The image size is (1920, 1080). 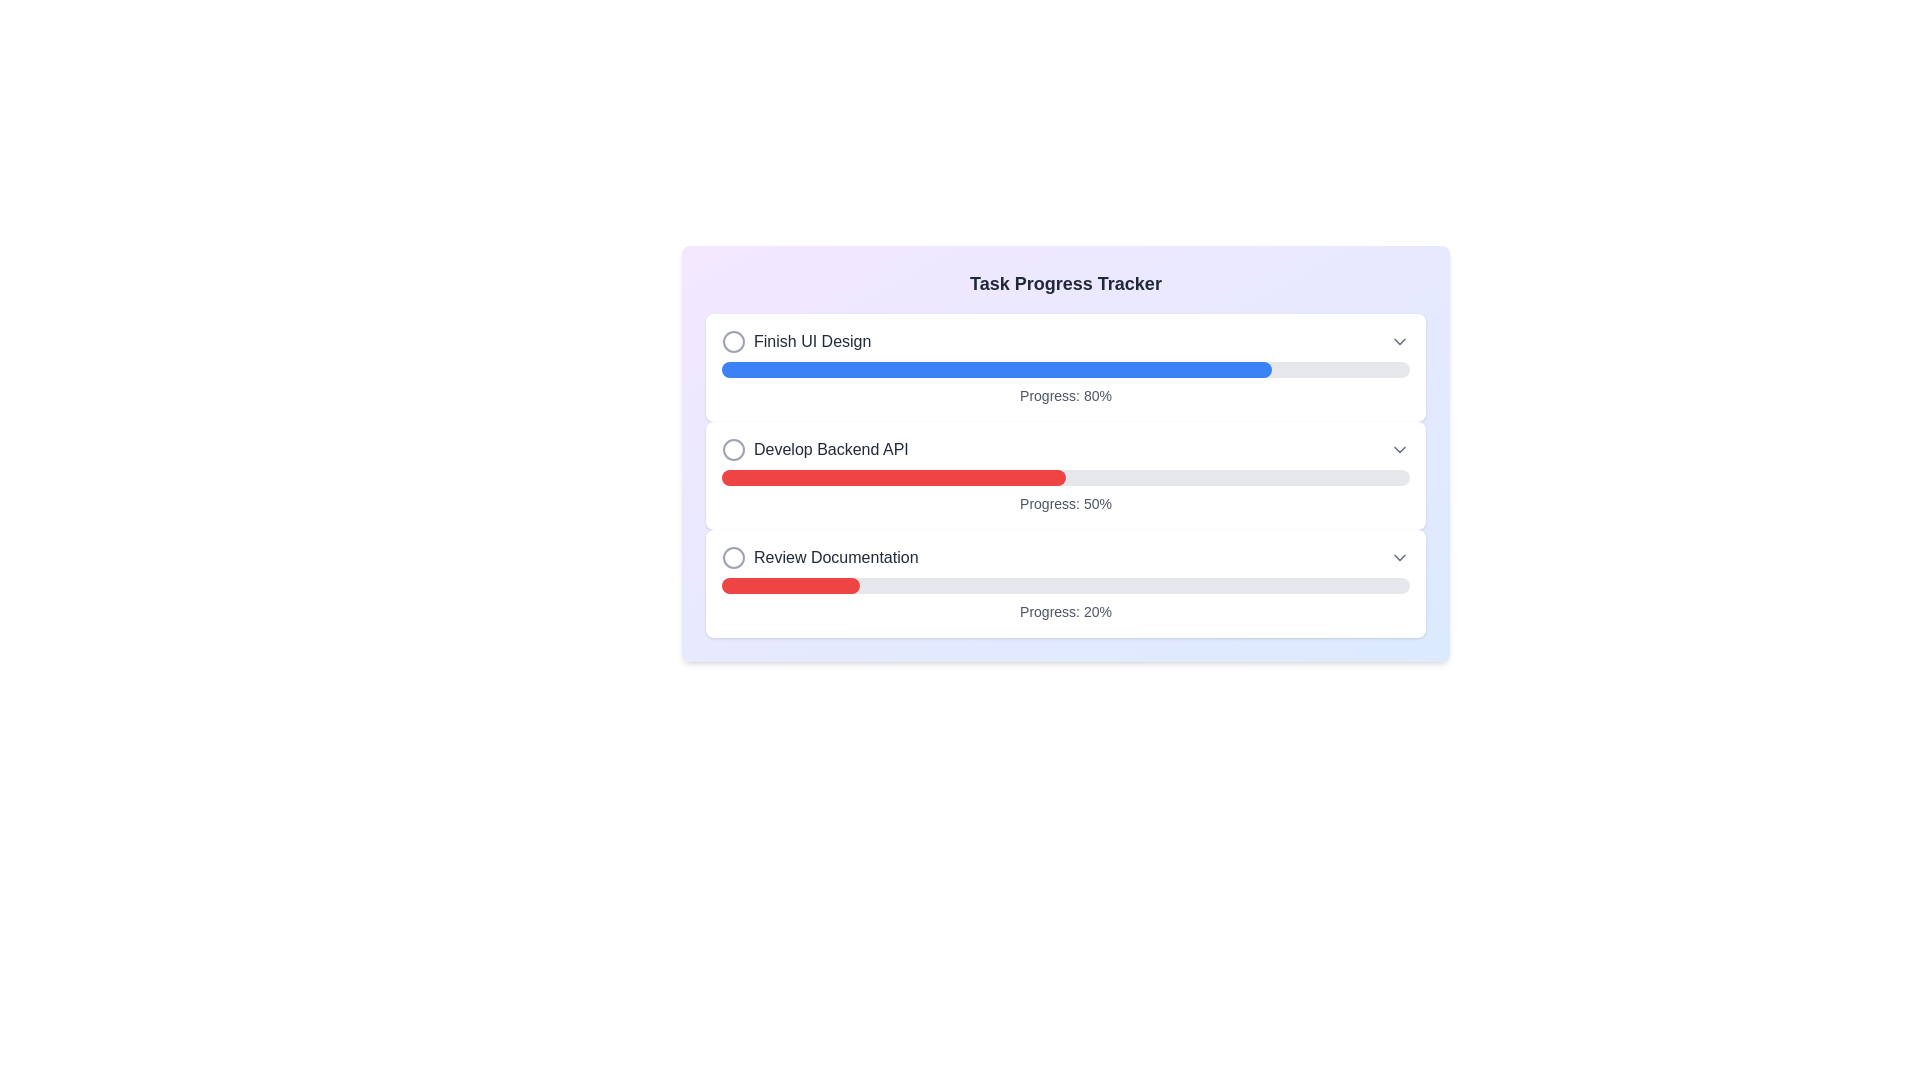 I want to click on the progress bar that visually represents the completion percentage of the 'Develop Backend API' task, positioned underneath its task label, so click(x=1064, y=478).